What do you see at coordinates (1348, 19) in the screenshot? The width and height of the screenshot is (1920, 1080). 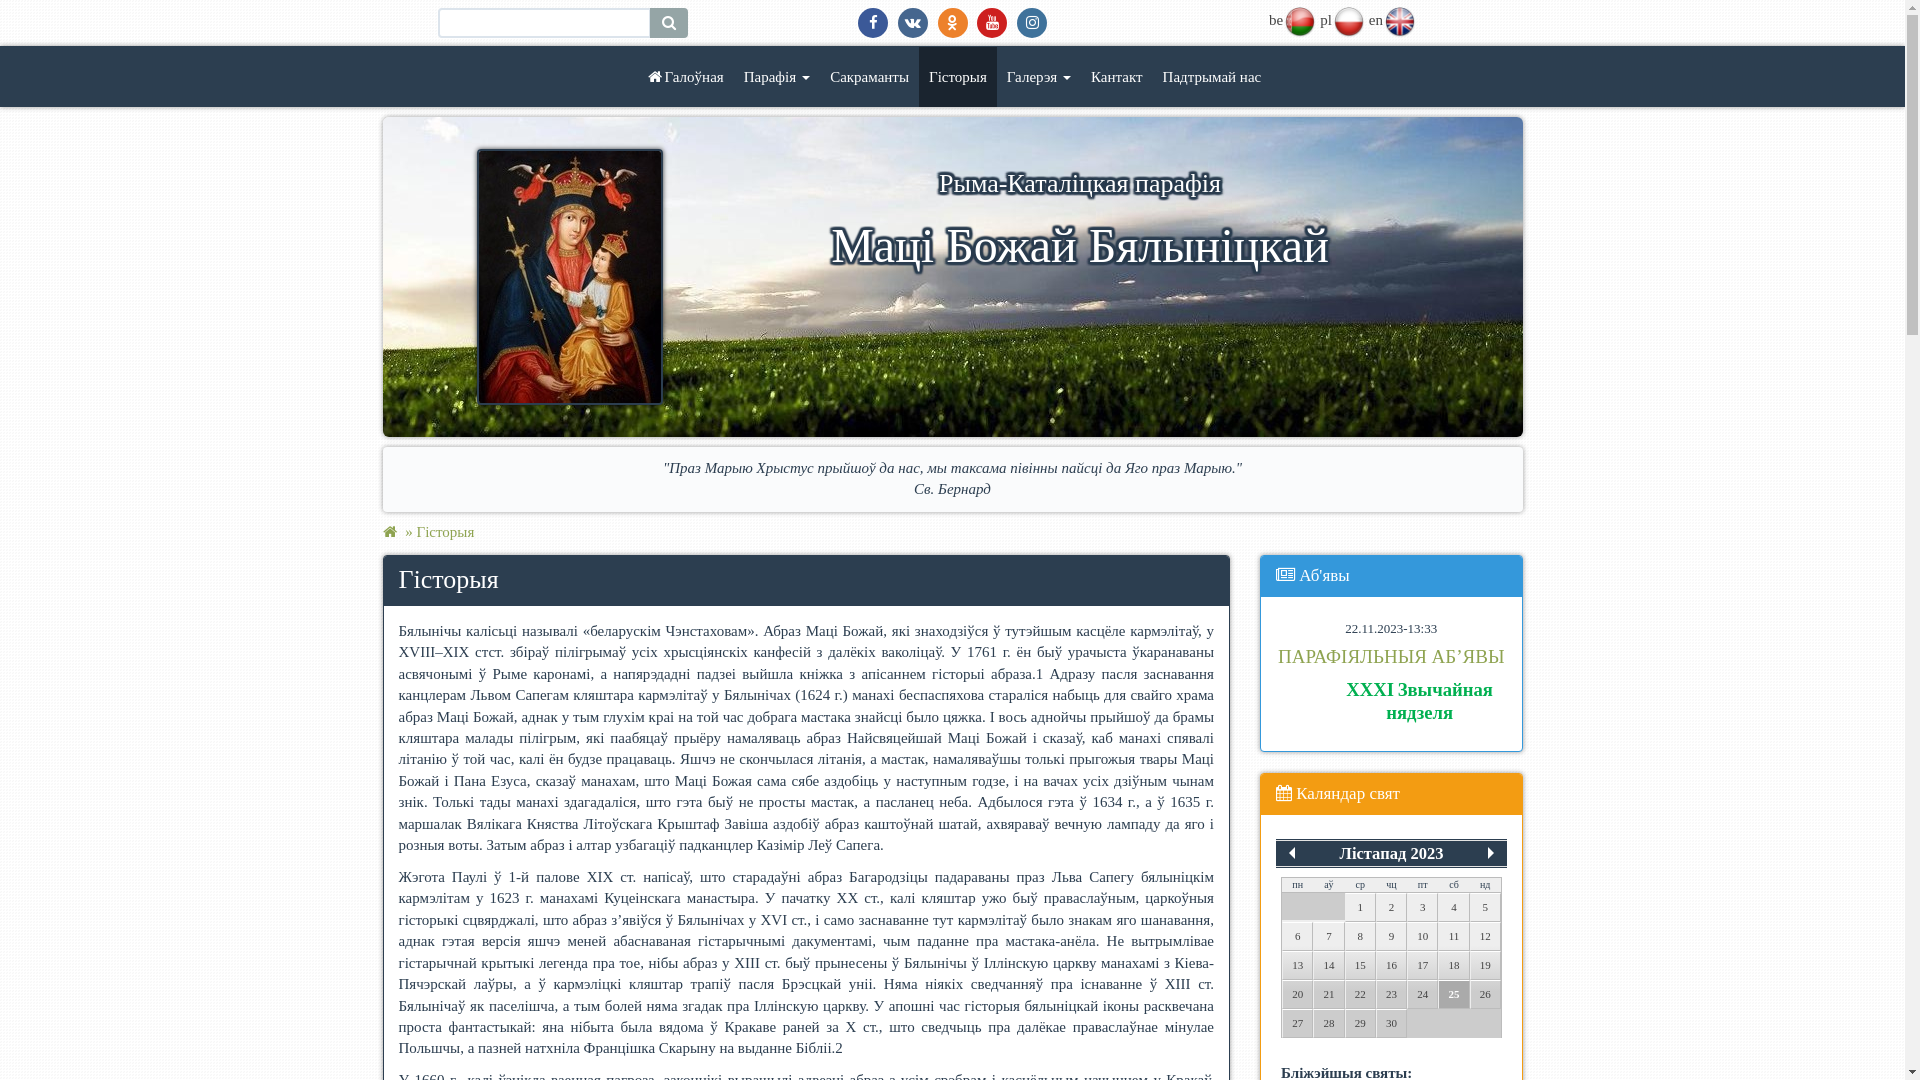 I see `'pl'` at bounding box center [1348, 19].